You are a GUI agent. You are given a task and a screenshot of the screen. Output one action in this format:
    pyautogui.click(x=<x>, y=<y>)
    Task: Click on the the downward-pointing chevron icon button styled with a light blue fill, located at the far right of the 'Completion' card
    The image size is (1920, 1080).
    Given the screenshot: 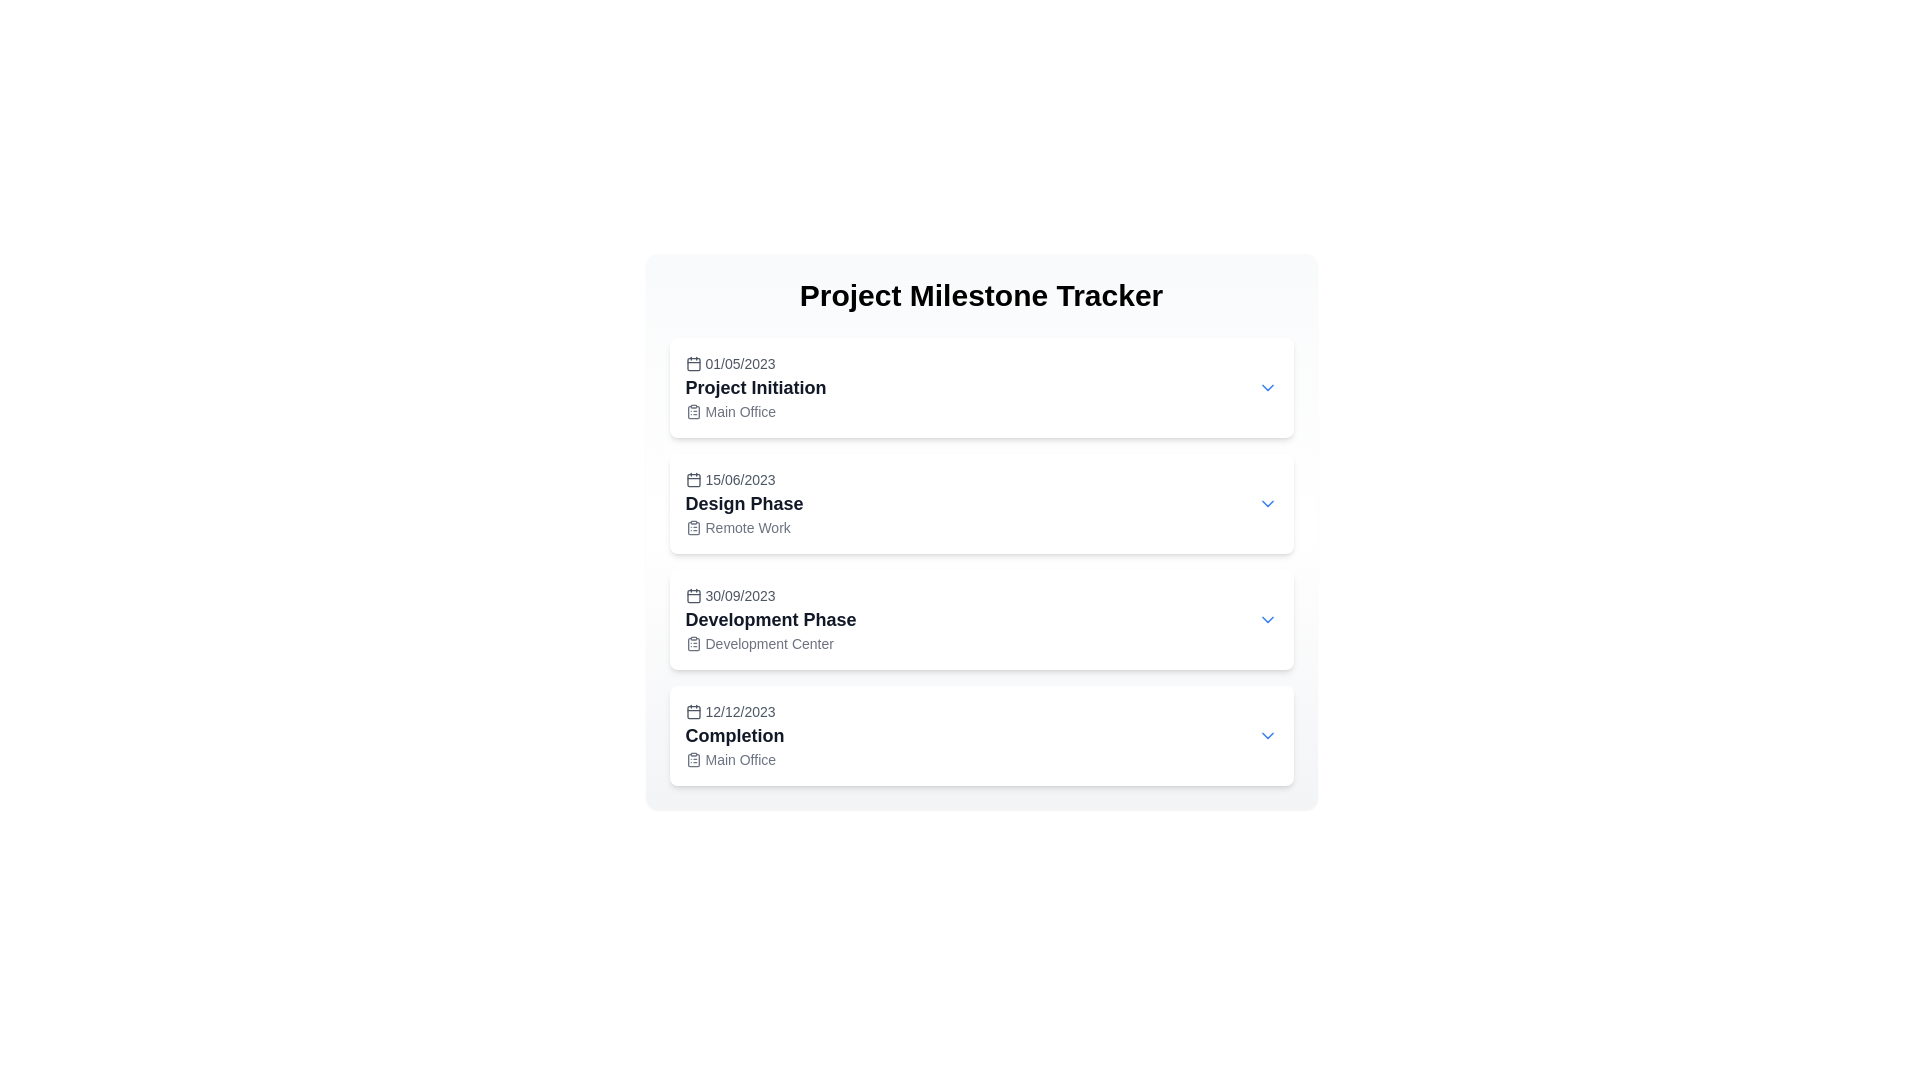 What is the action you would take?
    pyautogui.click(x=1266, y=736)
    